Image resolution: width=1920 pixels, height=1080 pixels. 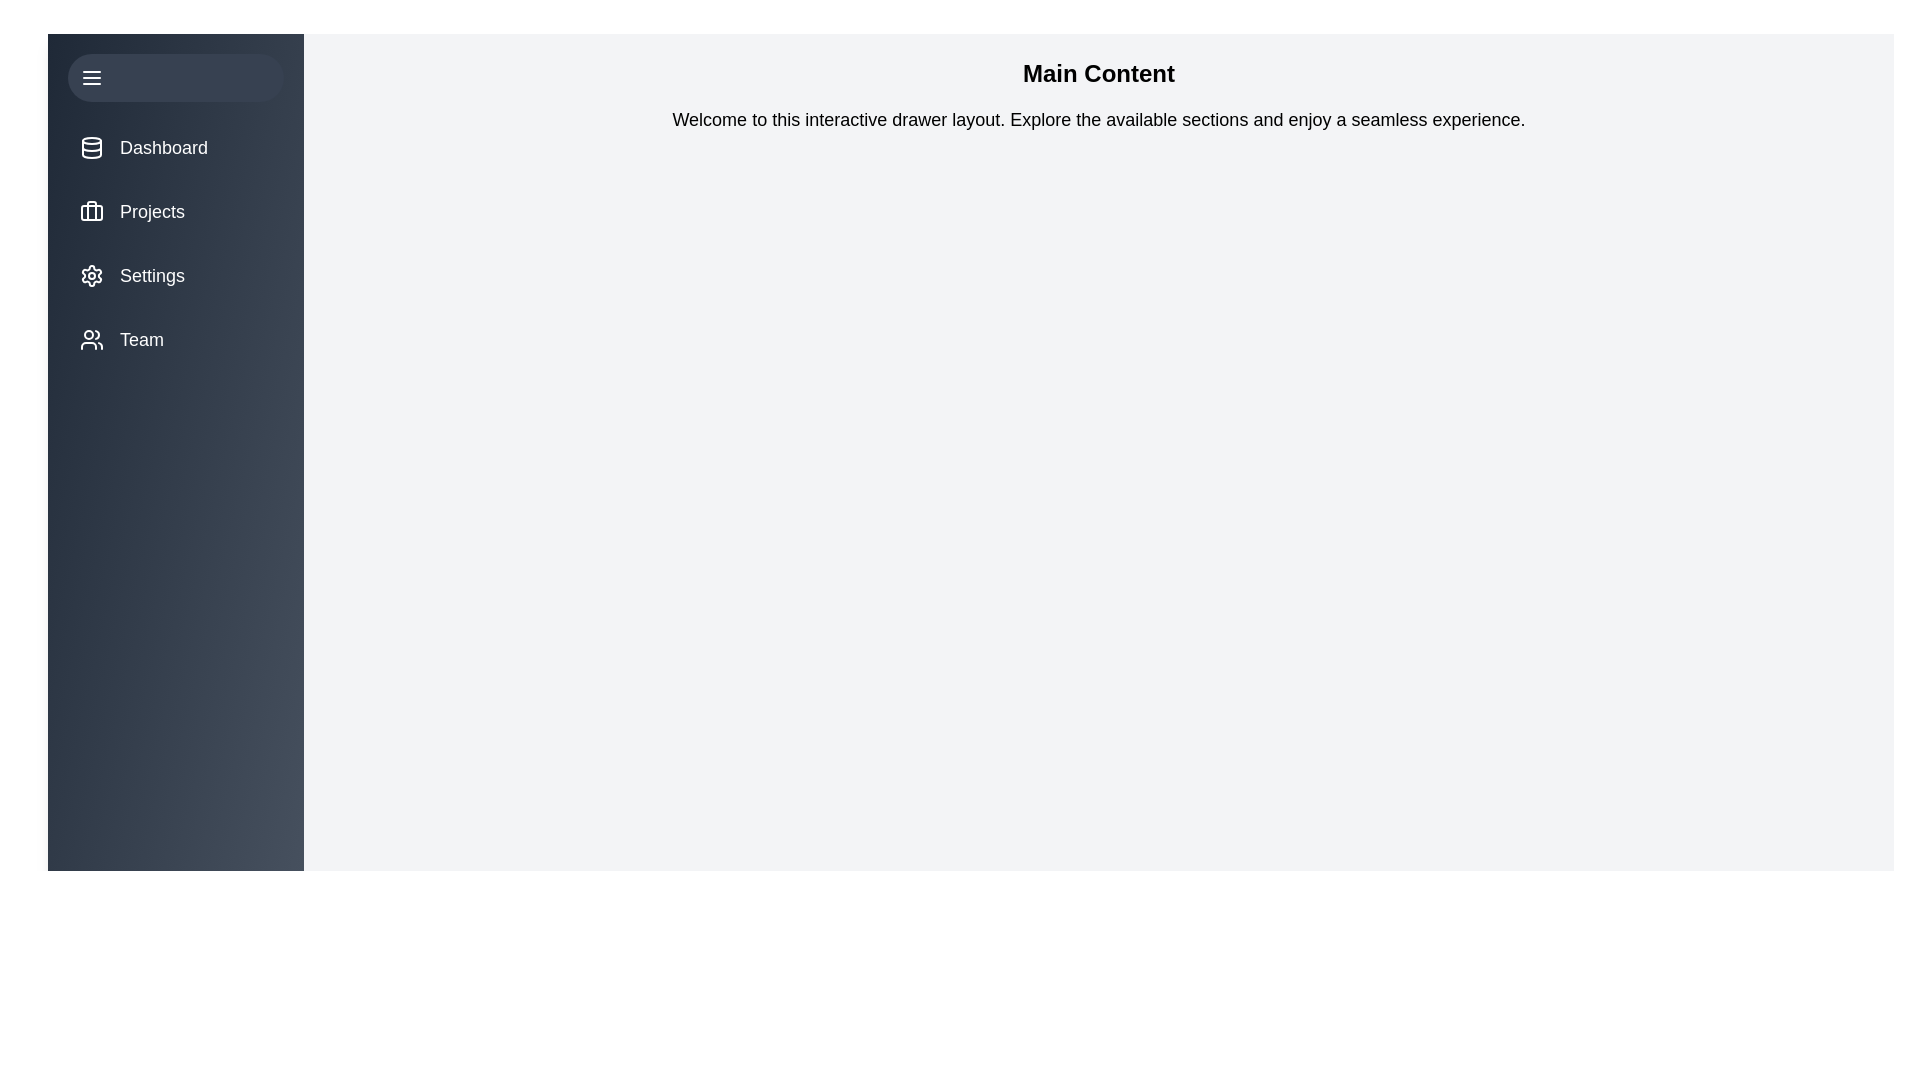 What do you see at coordinates (176, 146) in the screenshot?
I see `the menu item Dashboard from the drawer` at bounding box center [176, 146].